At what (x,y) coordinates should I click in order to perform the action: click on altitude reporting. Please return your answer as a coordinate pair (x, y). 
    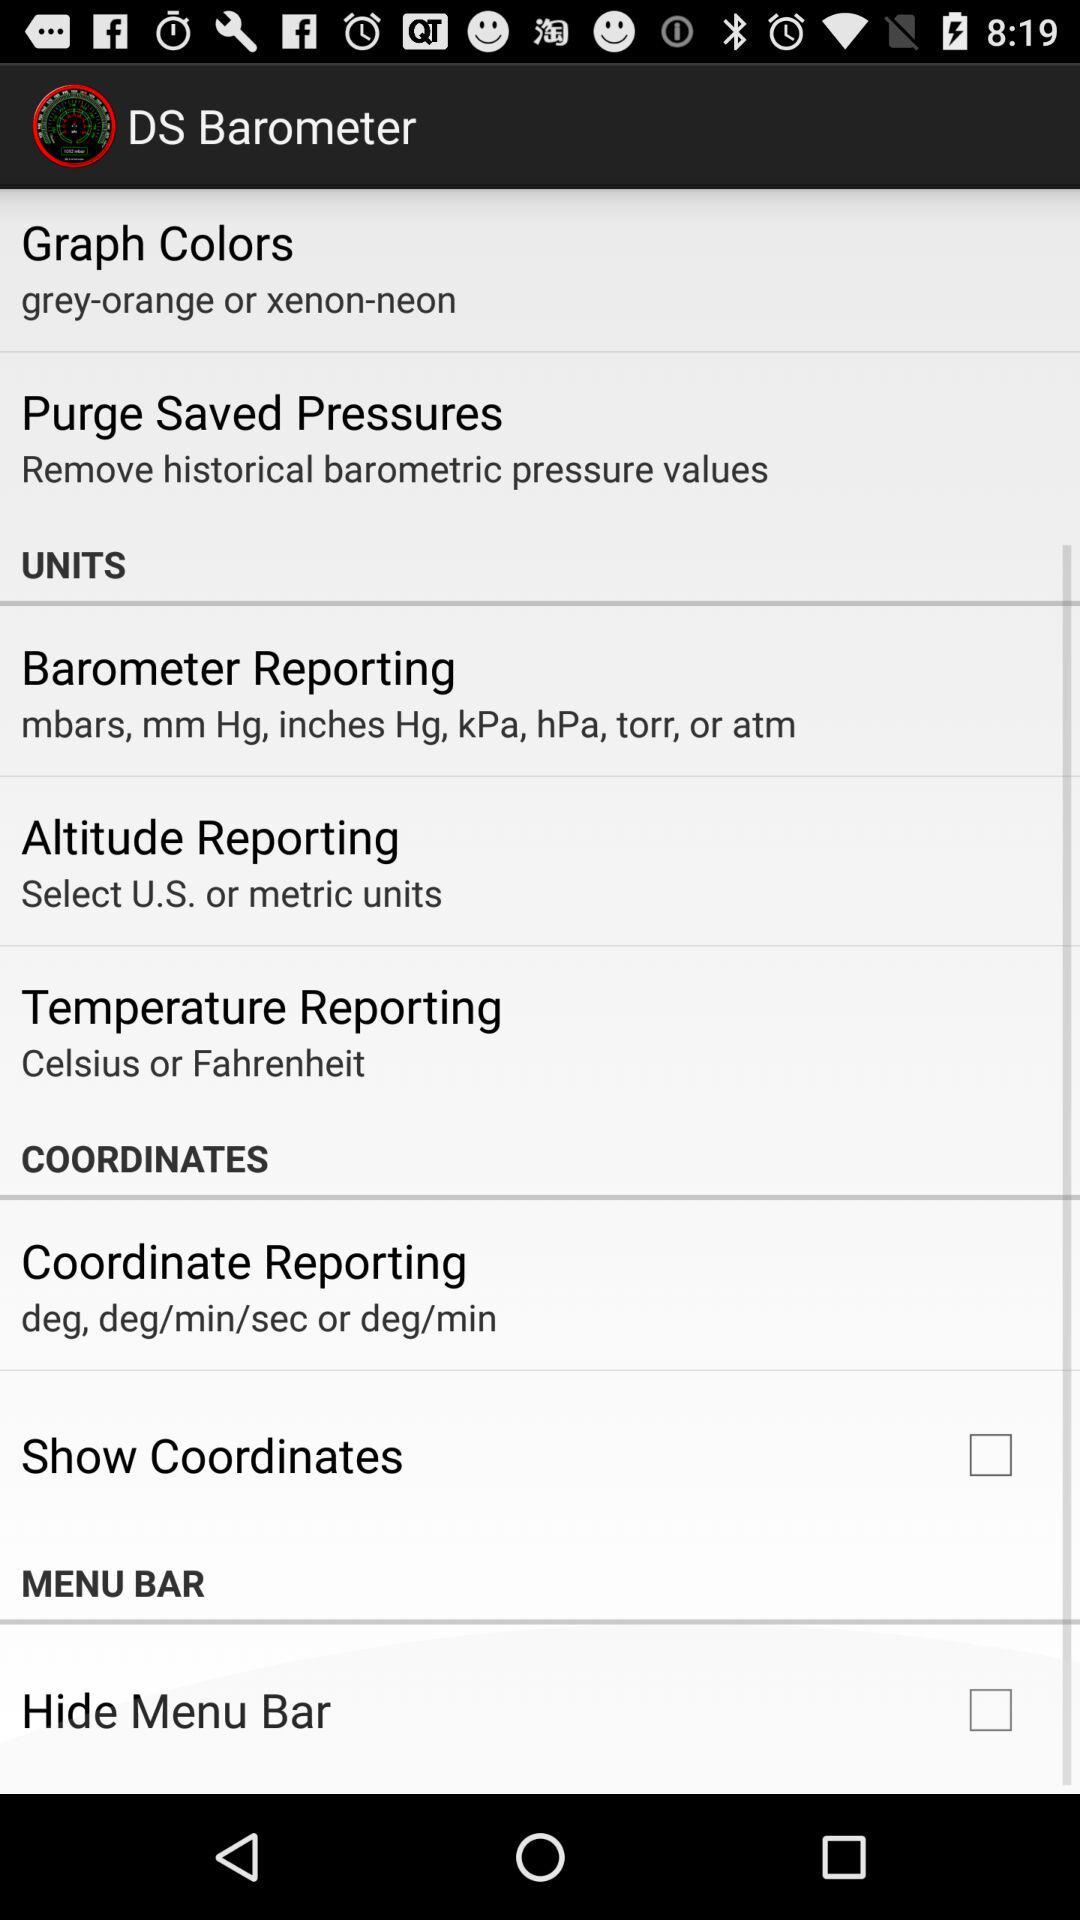
    Looking at the image, I should click on (210, 835).